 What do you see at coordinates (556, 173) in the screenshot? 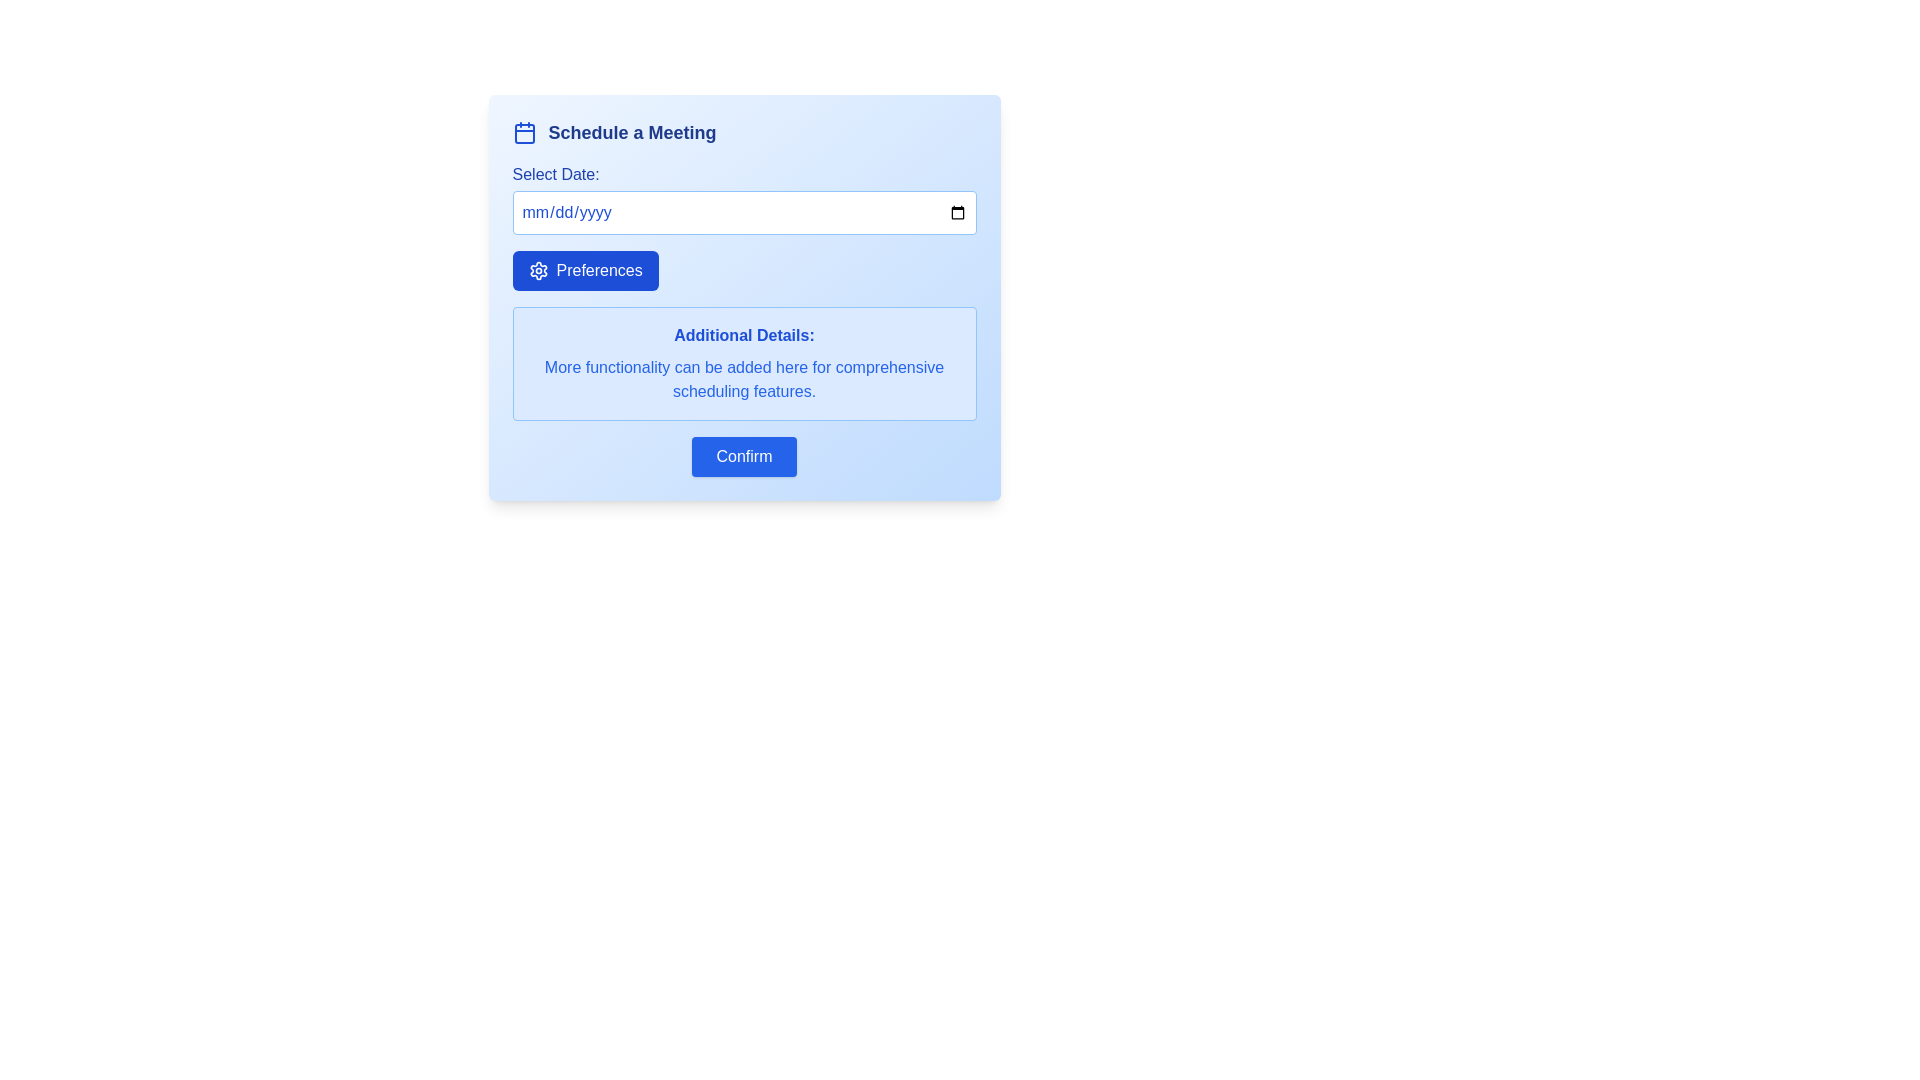
I see `the text label that indicates the purpose of the associated date input field located directly above it` at bounding box center [556, 173].